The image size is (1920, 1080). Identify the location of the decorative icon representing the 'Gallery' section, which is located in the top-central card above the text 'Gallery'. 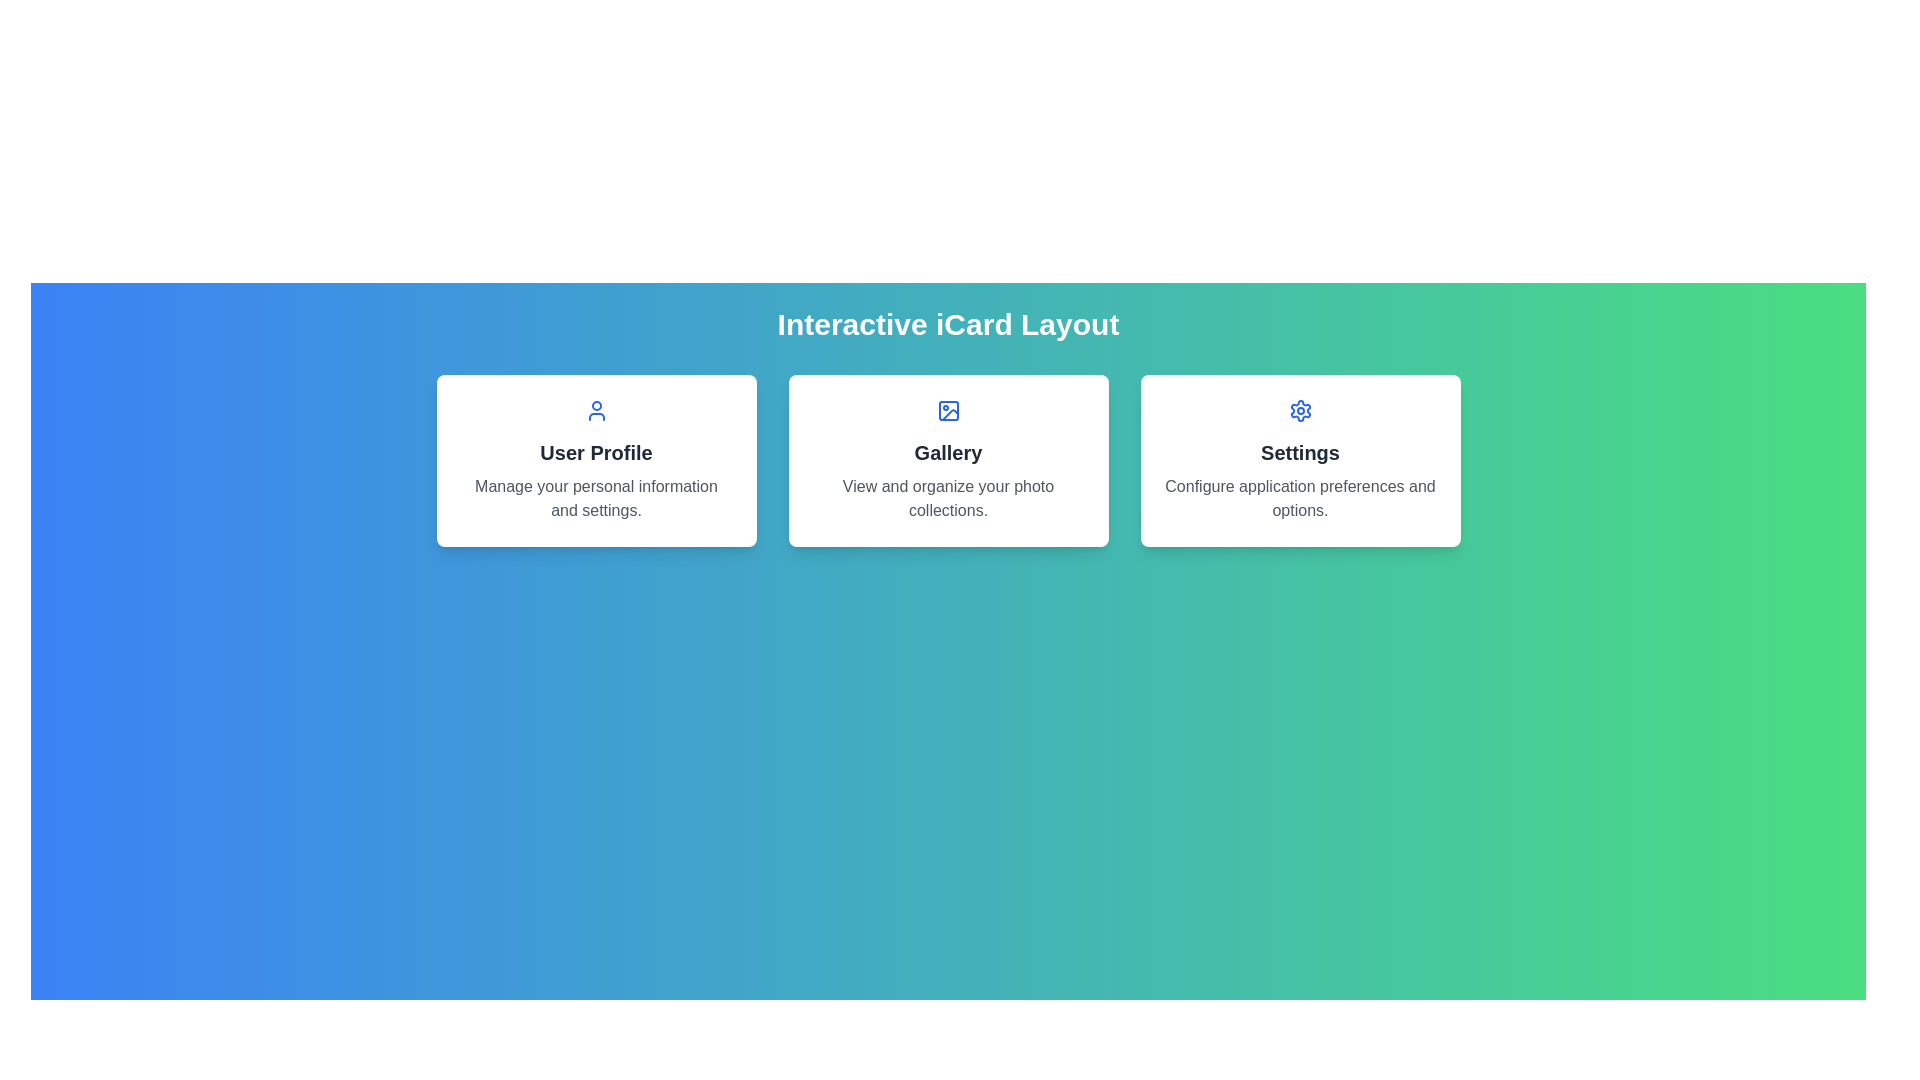
(947, 410).